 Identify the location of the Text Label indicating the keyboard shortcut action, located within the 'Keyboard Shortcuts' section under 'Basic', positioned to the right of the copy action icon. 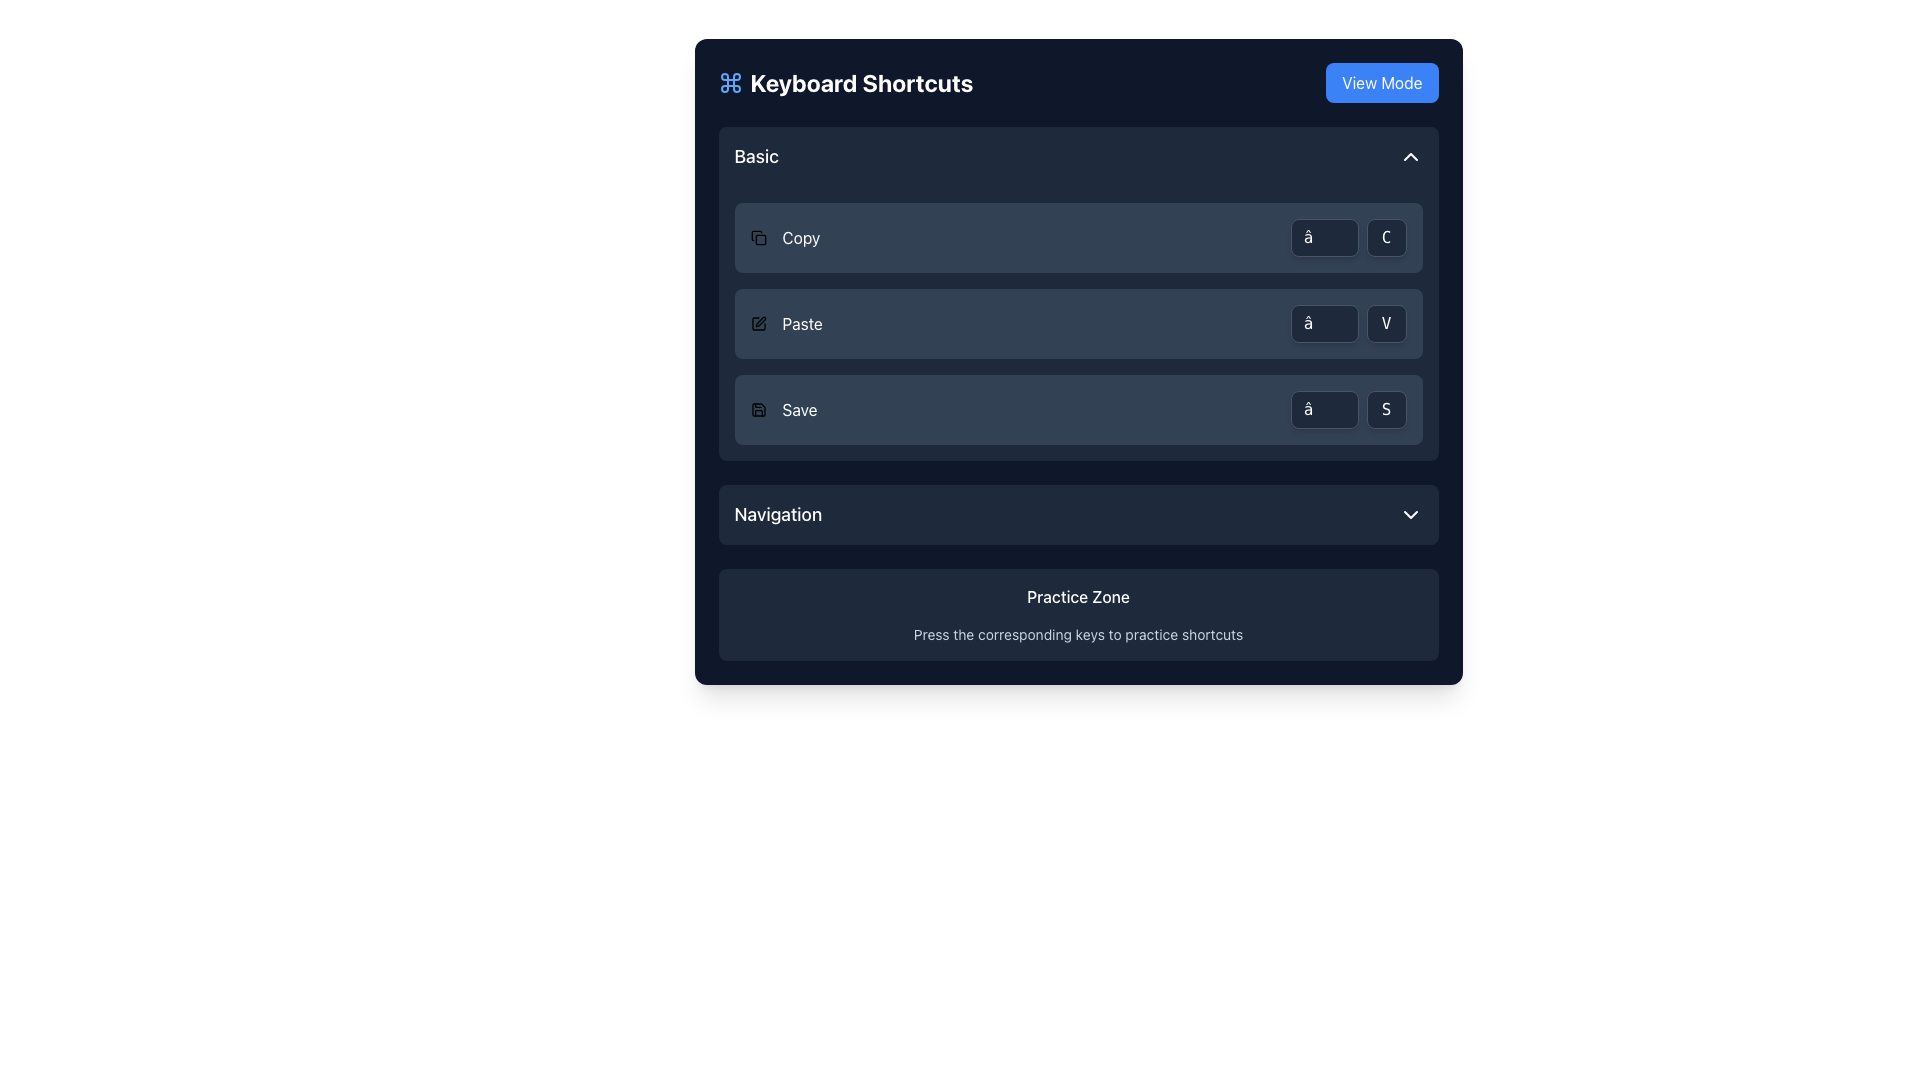
(801, 237).